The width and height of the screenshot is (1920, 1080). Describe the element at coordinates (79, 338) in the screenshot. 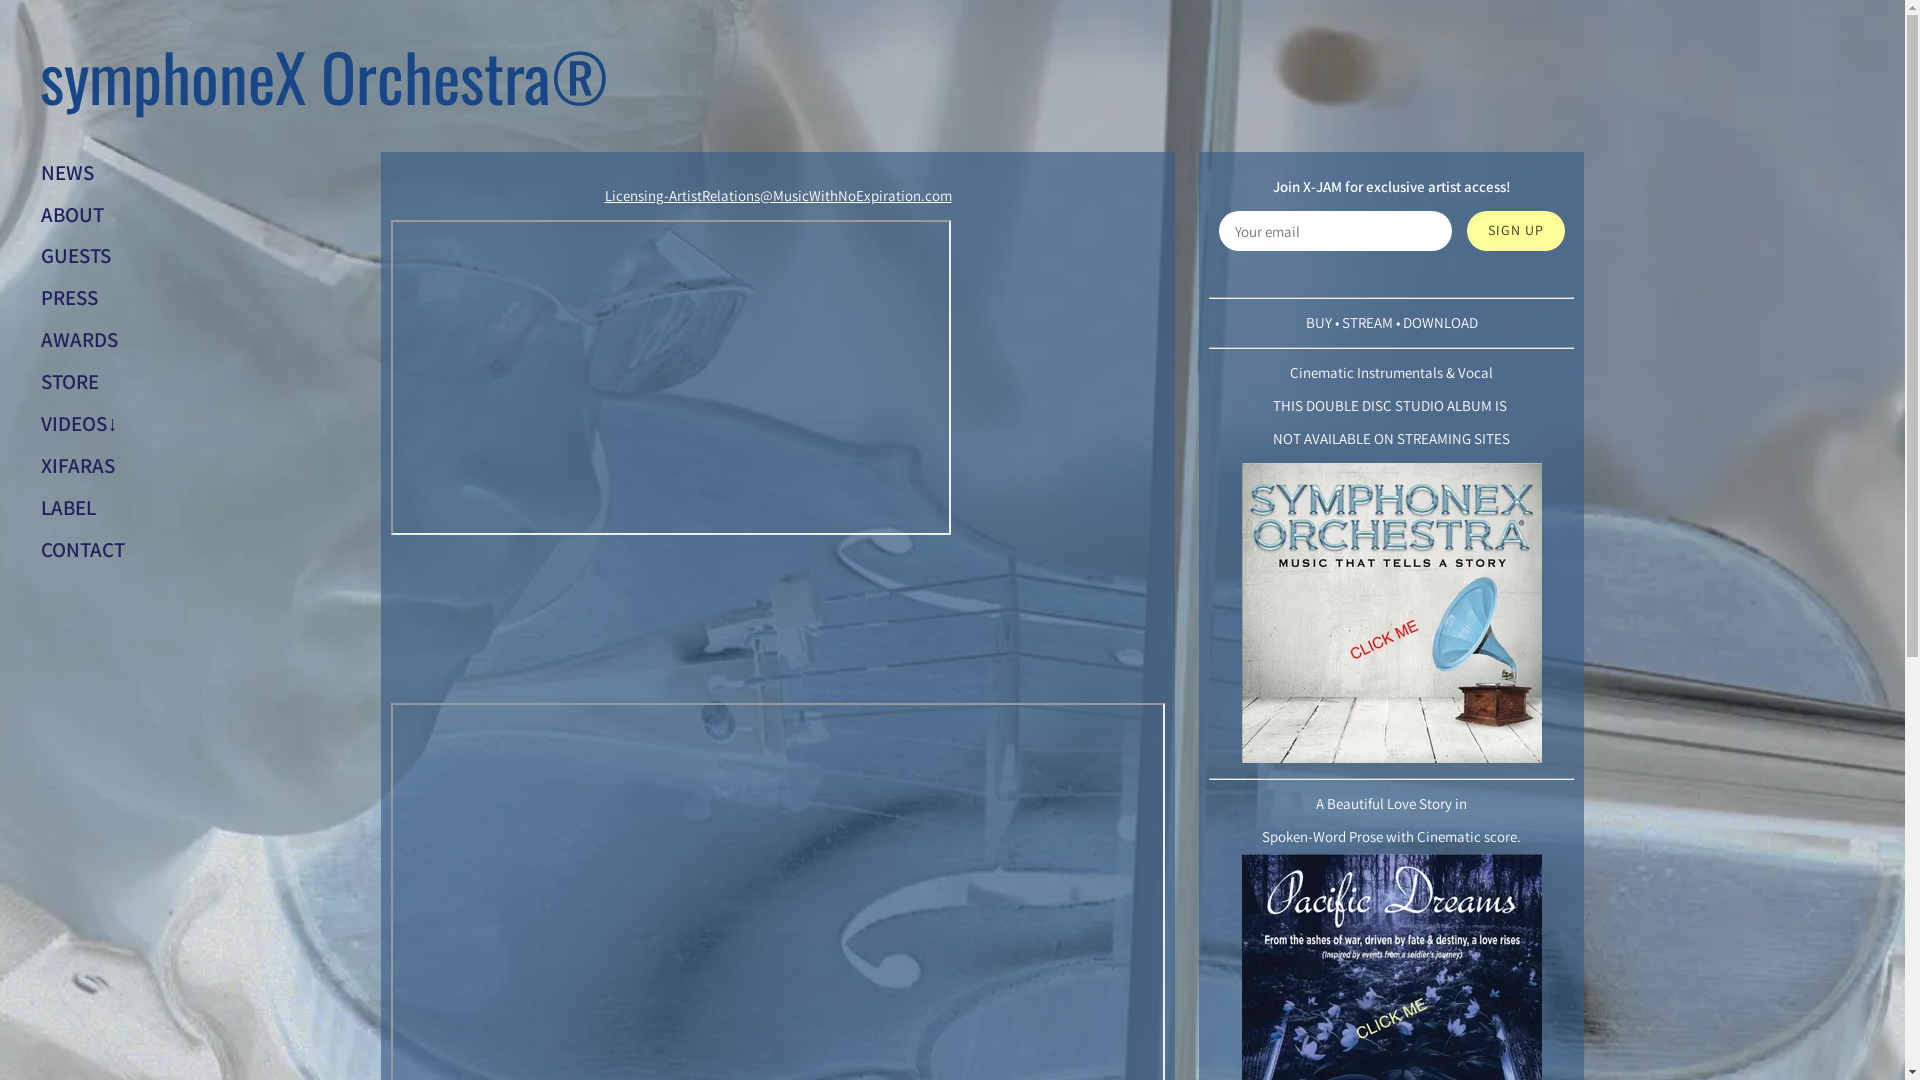

I see `'AWARDS'` at that location.